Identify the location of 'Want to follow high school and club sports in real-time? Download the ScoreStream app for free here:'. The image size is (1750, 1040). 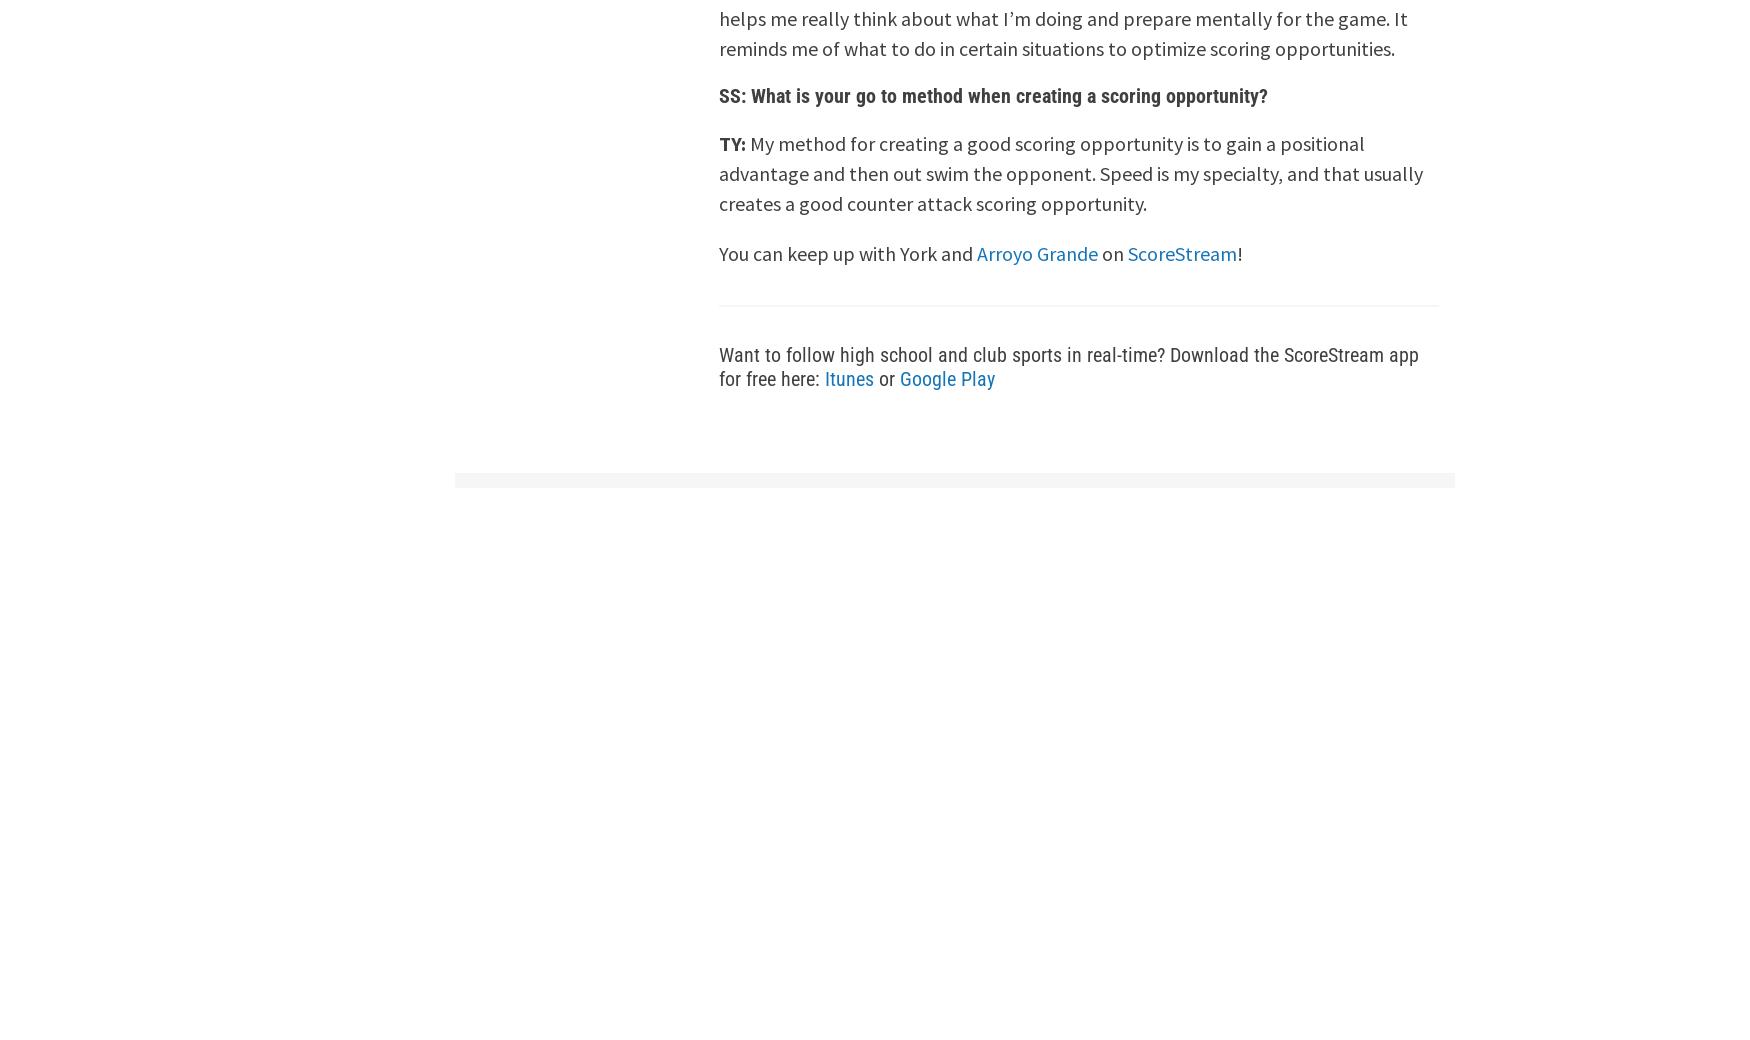
(1069, 366).